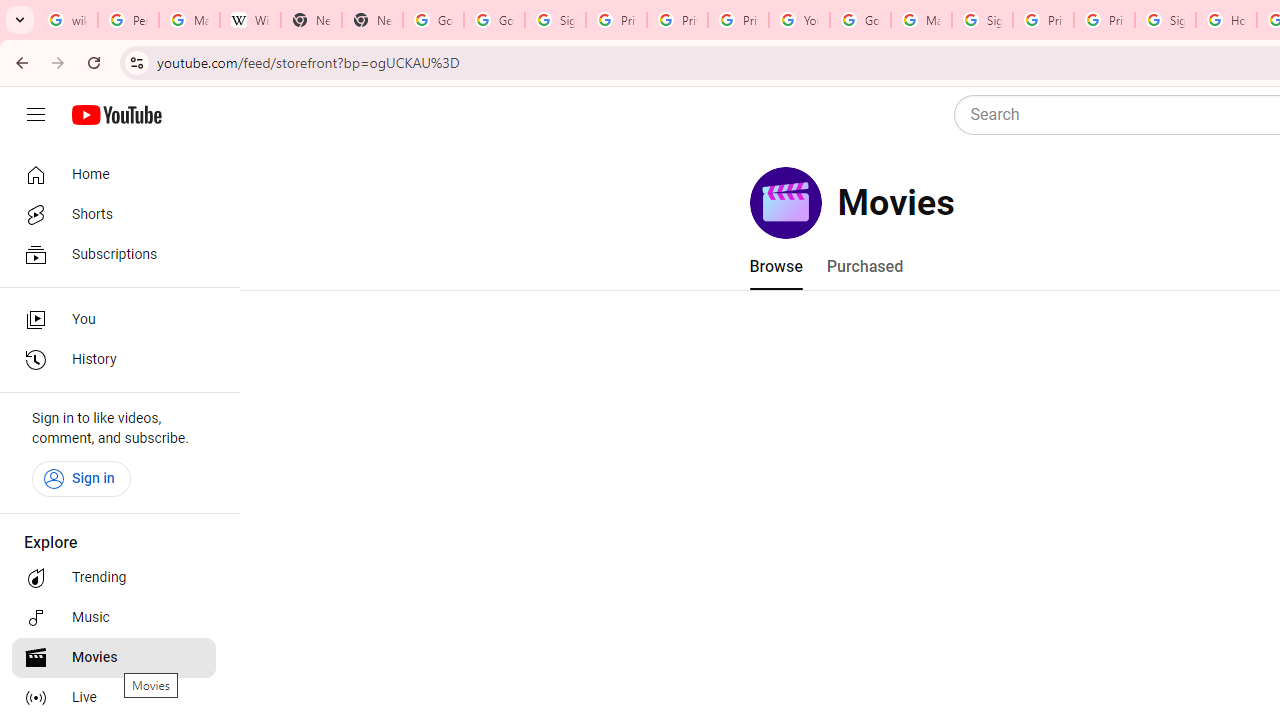  What do you see at coordinates (127, 20) in the screenshot?
I see `'Personalization & Google Search results - Google Search Help'` at bounding box center [127, 20].